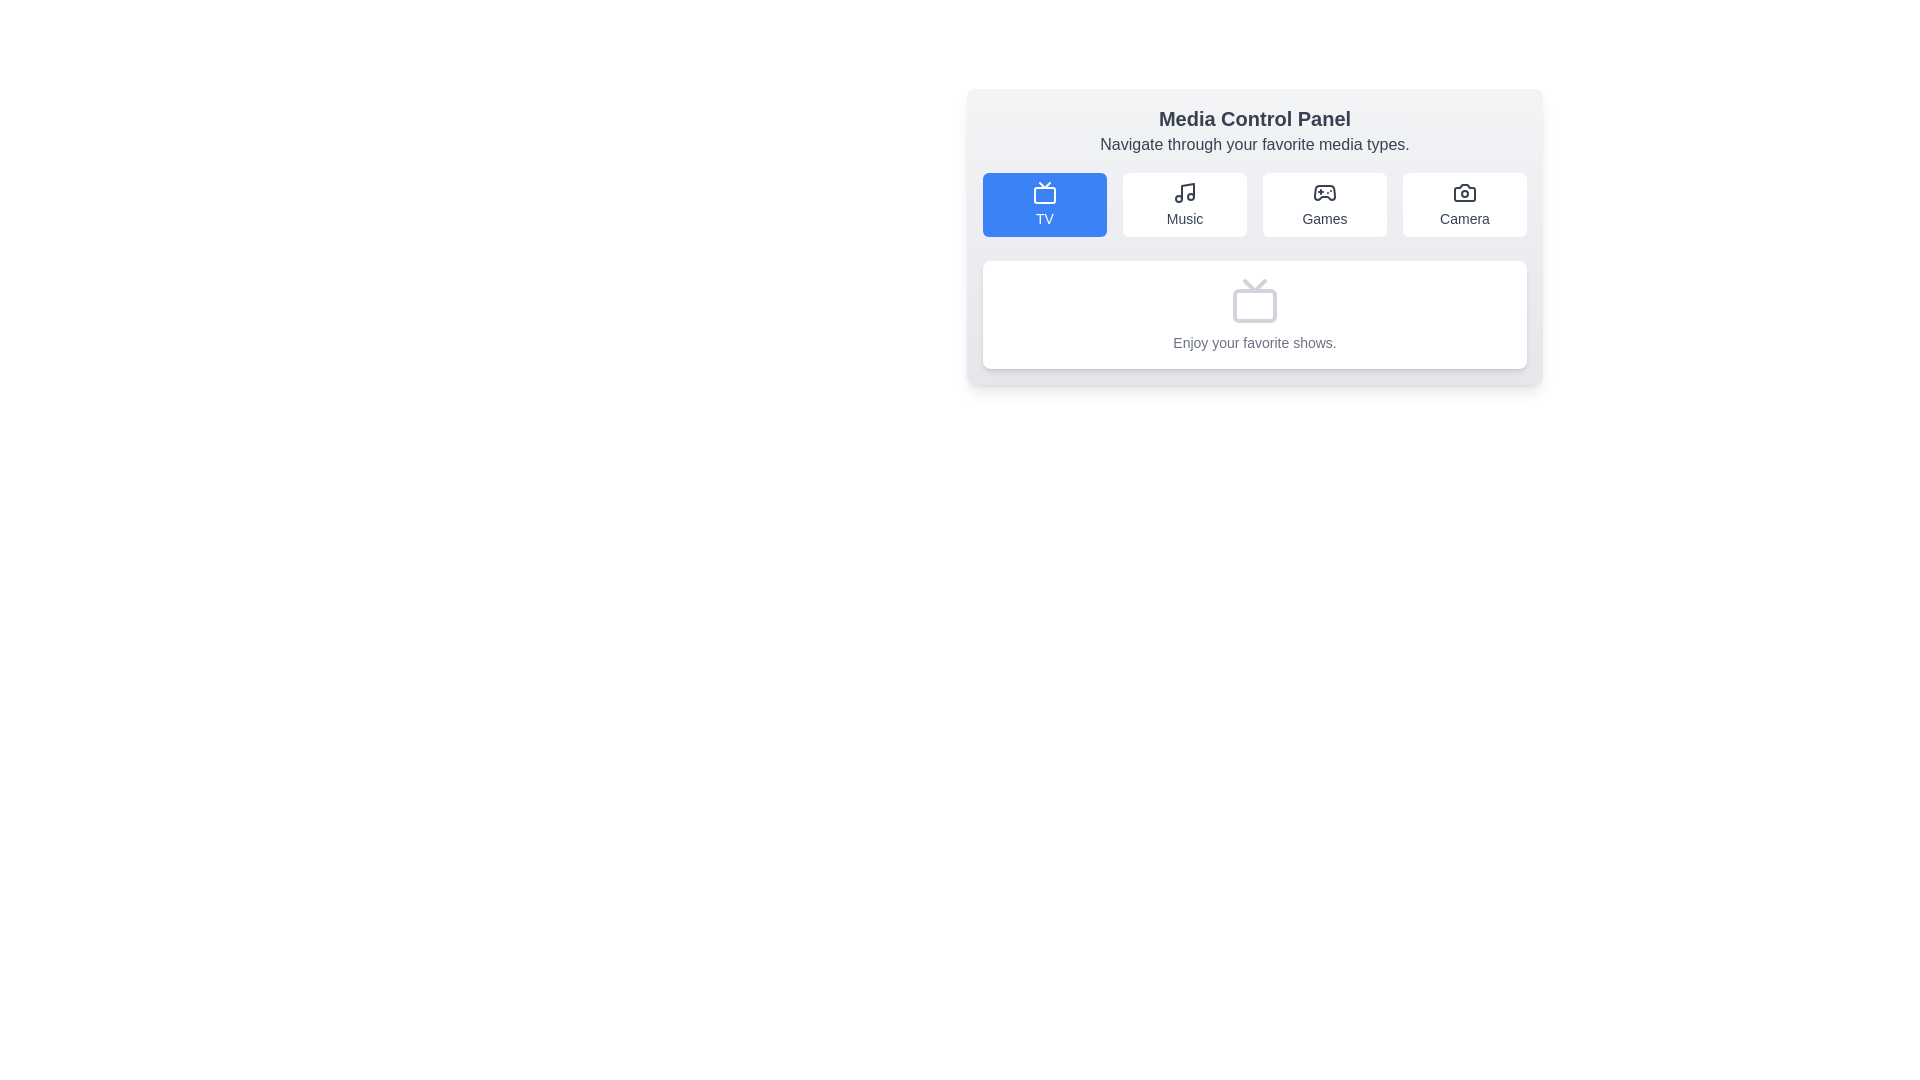 The image size is (1920, 1080). Describe the element at coordinates (1188, 191) in the screenshot. I see `the thin, geometric line rendering a segment of the musical note icon, which is centrally located within the 'Music' button that has a white rounded rectangle background` at that location.